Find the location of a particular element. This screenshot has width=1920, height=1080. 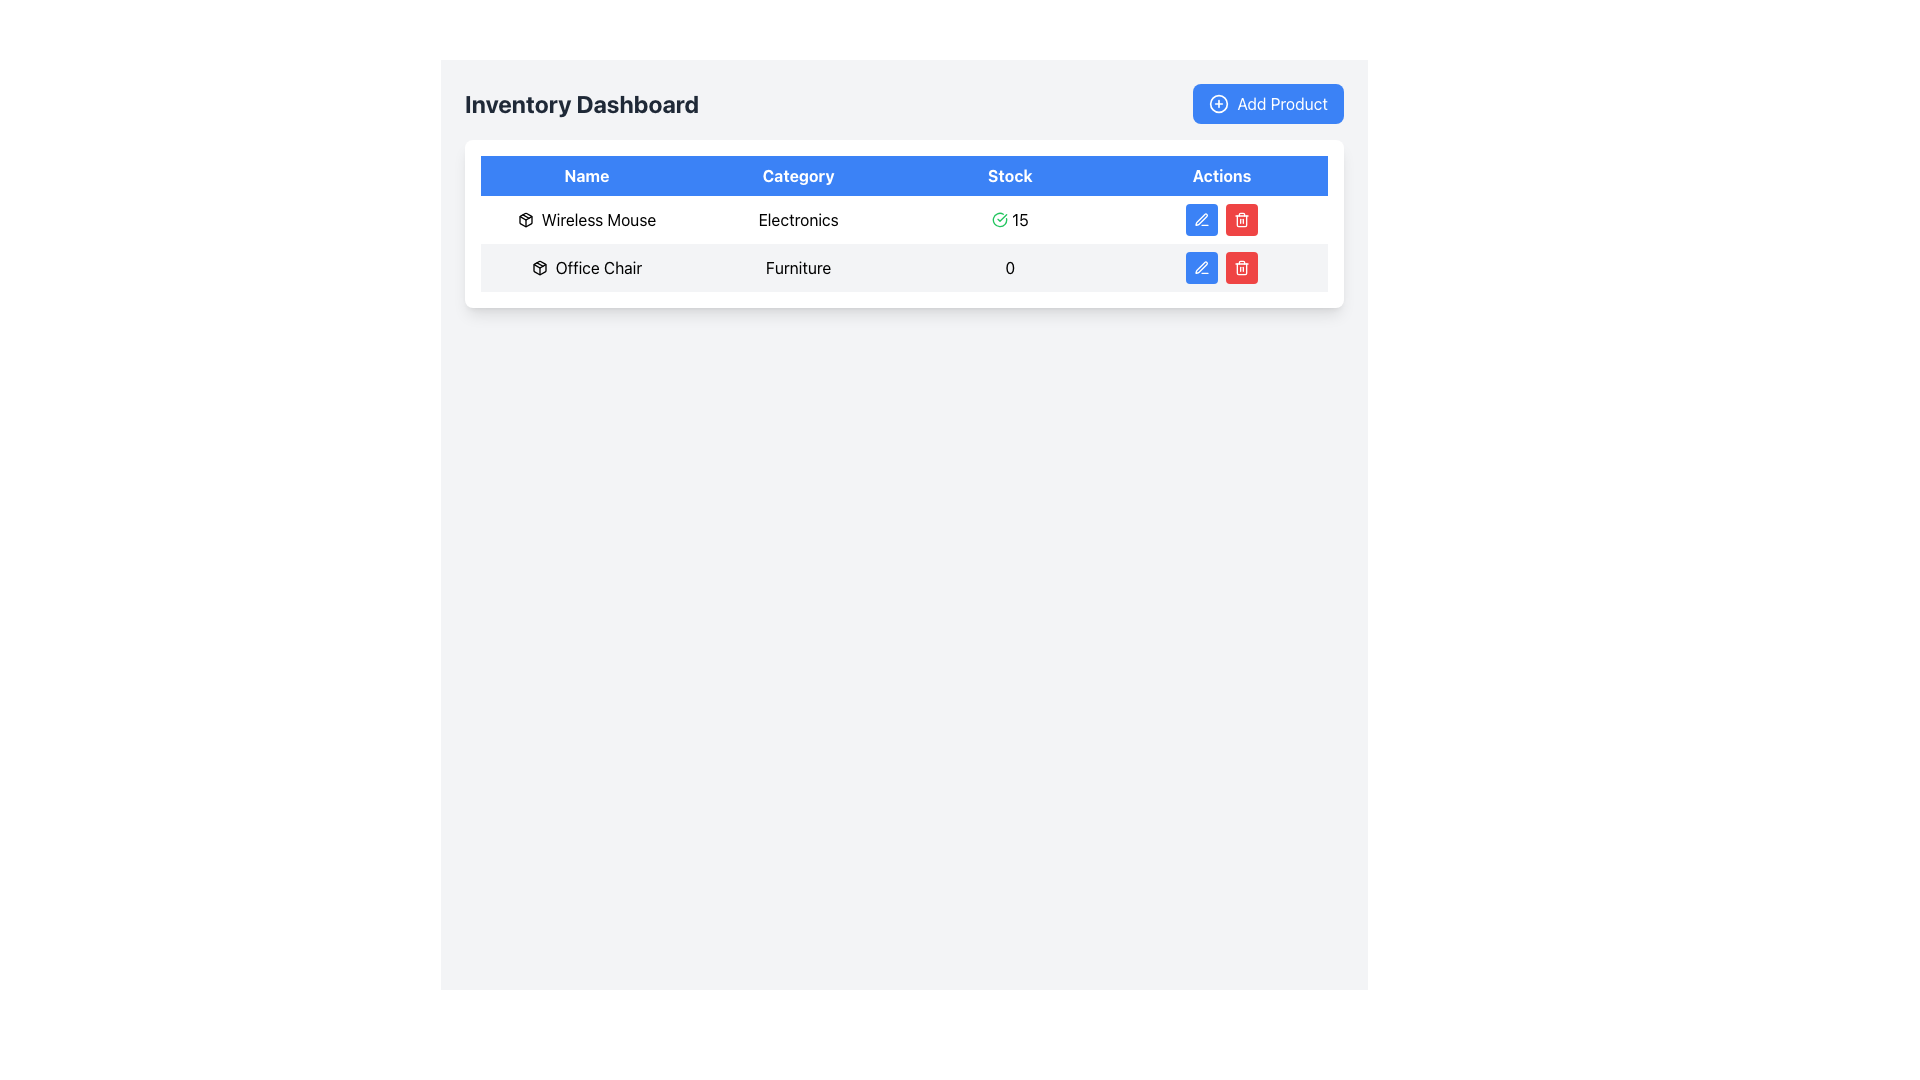

the SVG Icon in the 'Name' column of the first row of the inventory table, which serves as a visual indicator for the inventory item is located at coordinates (539, 266).